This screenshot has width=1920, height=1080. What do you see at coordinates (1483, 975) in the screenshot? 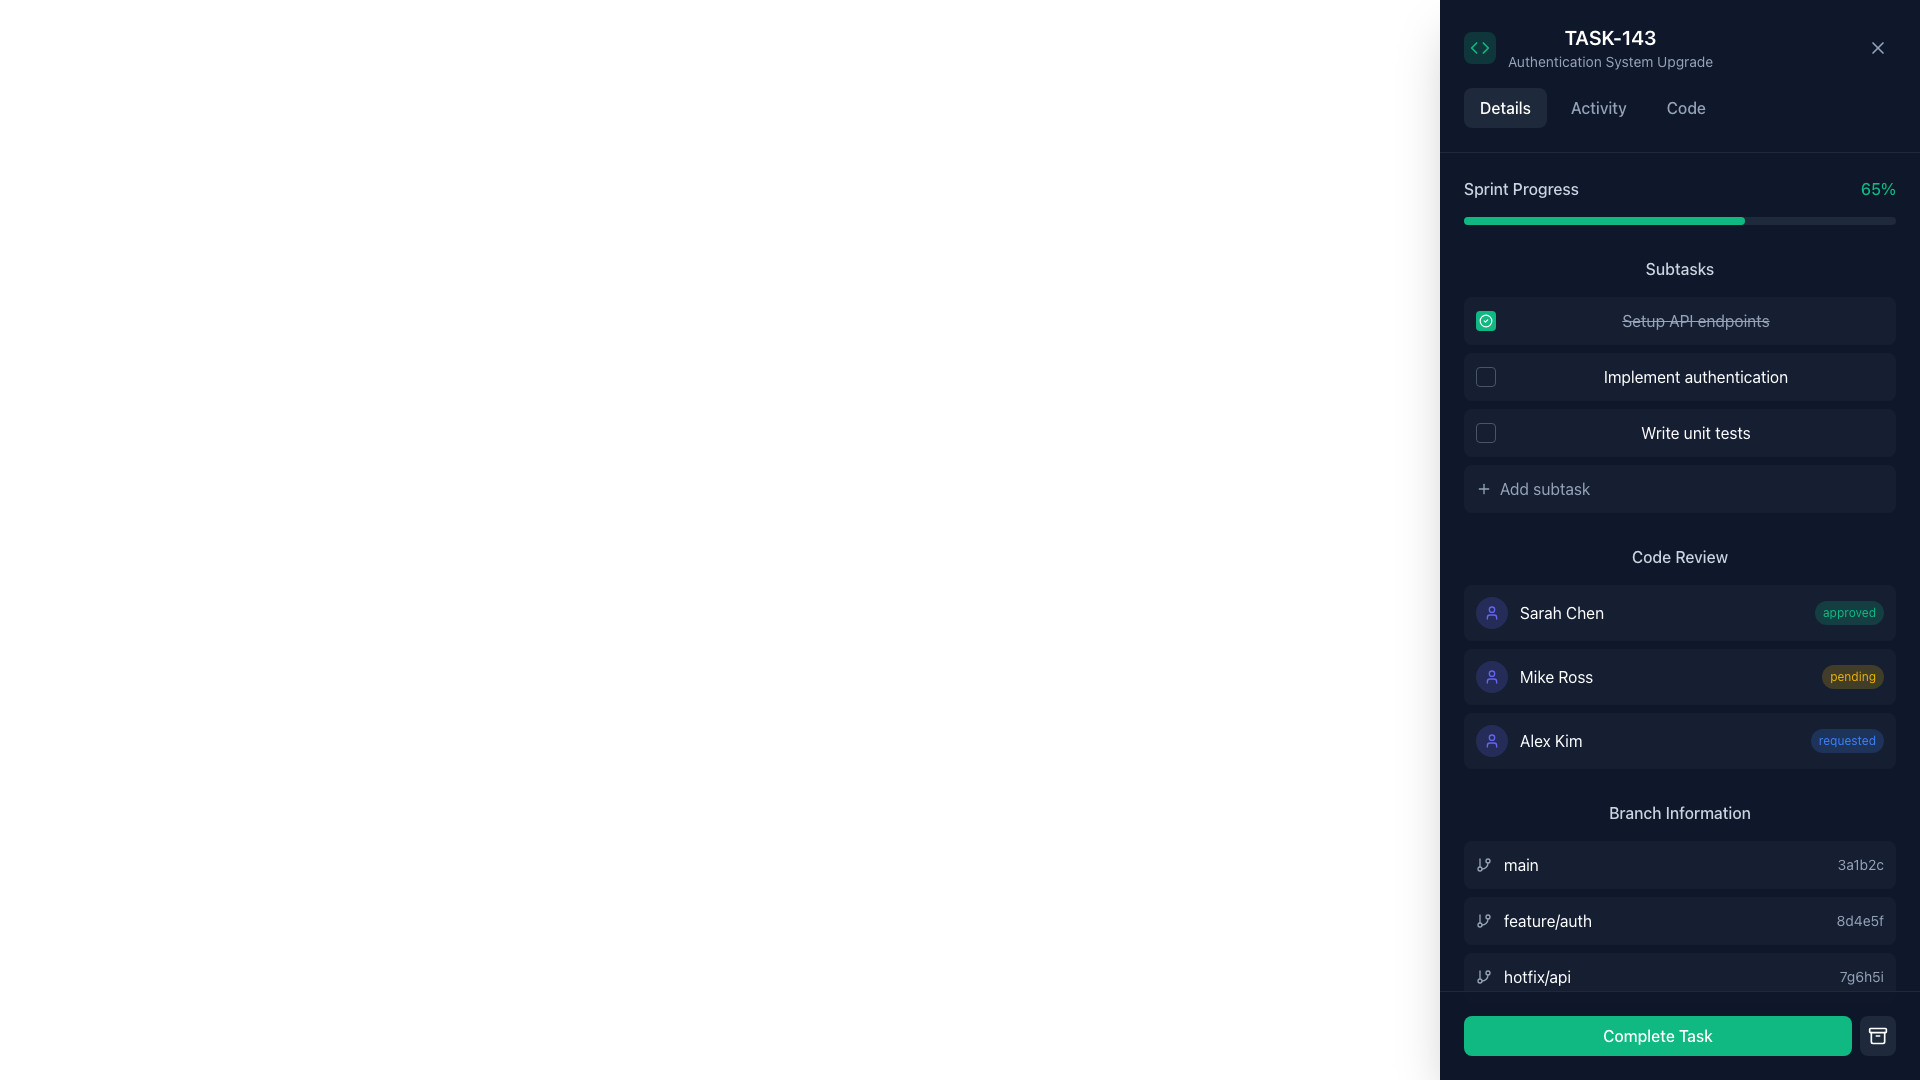
I see `the appearance of the small icon resembling a branch structure located in the 'Branch Information' section, to the left of the text 'hotfix/api'` at bounding box center [1483, 975].